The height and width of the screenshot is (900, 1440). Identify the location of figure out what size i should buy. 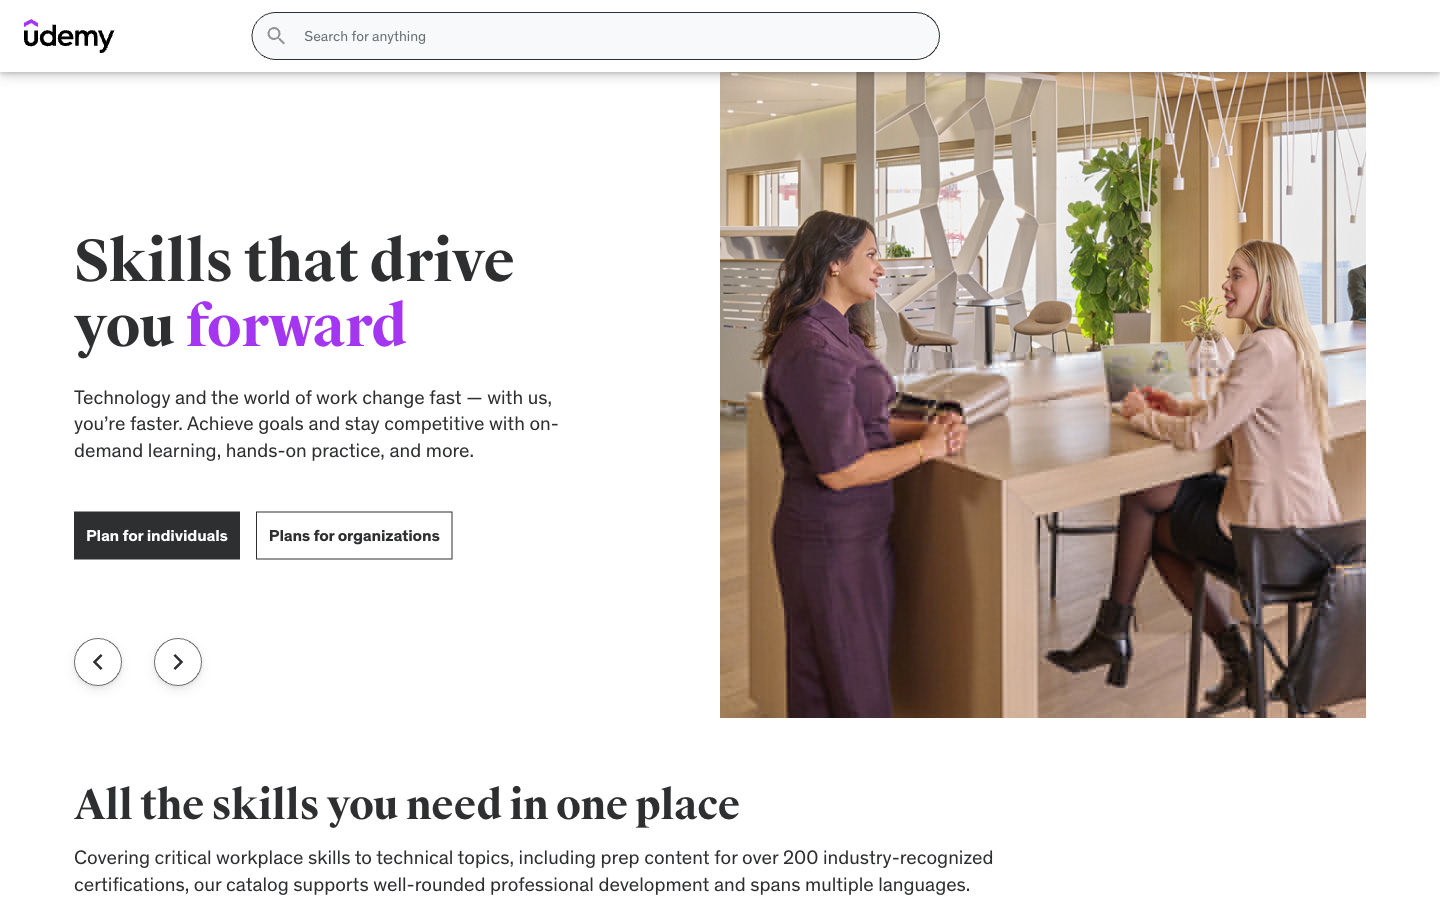
(1273, 437).